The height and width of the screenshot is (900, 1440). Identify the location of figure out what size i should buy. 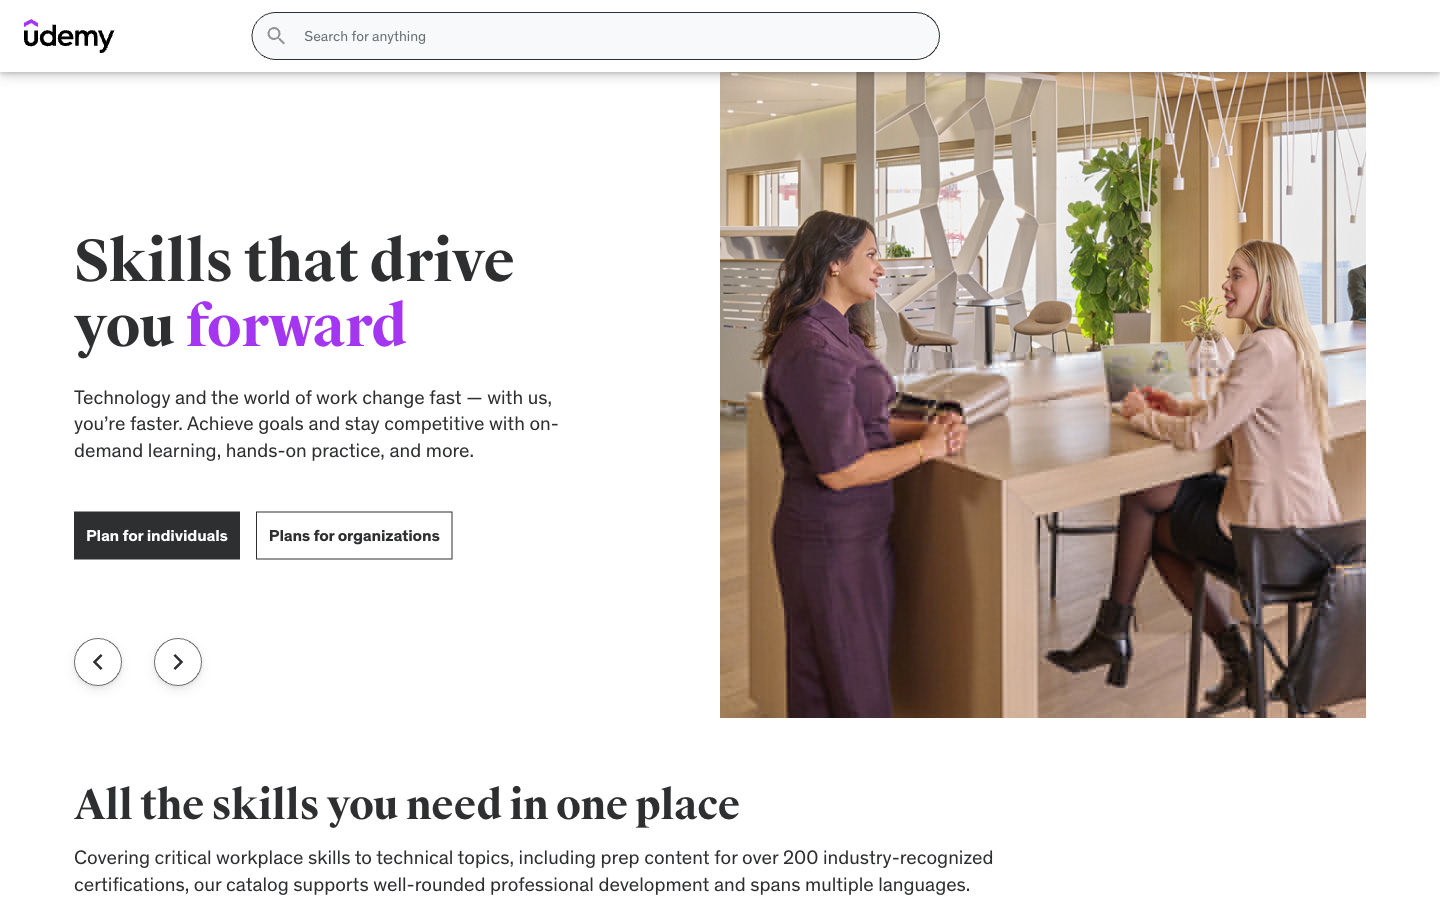
(1273, 437).